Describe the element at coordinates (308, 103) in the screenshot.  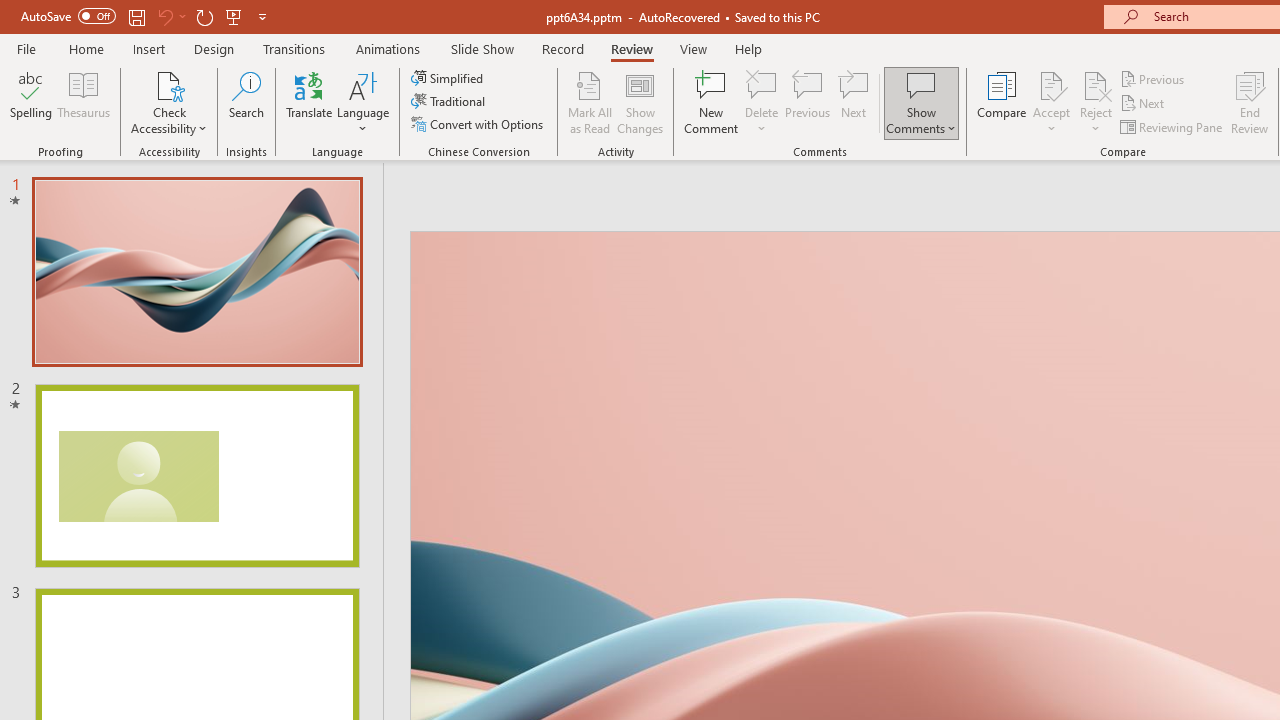
I see `'Translate'` at that location.